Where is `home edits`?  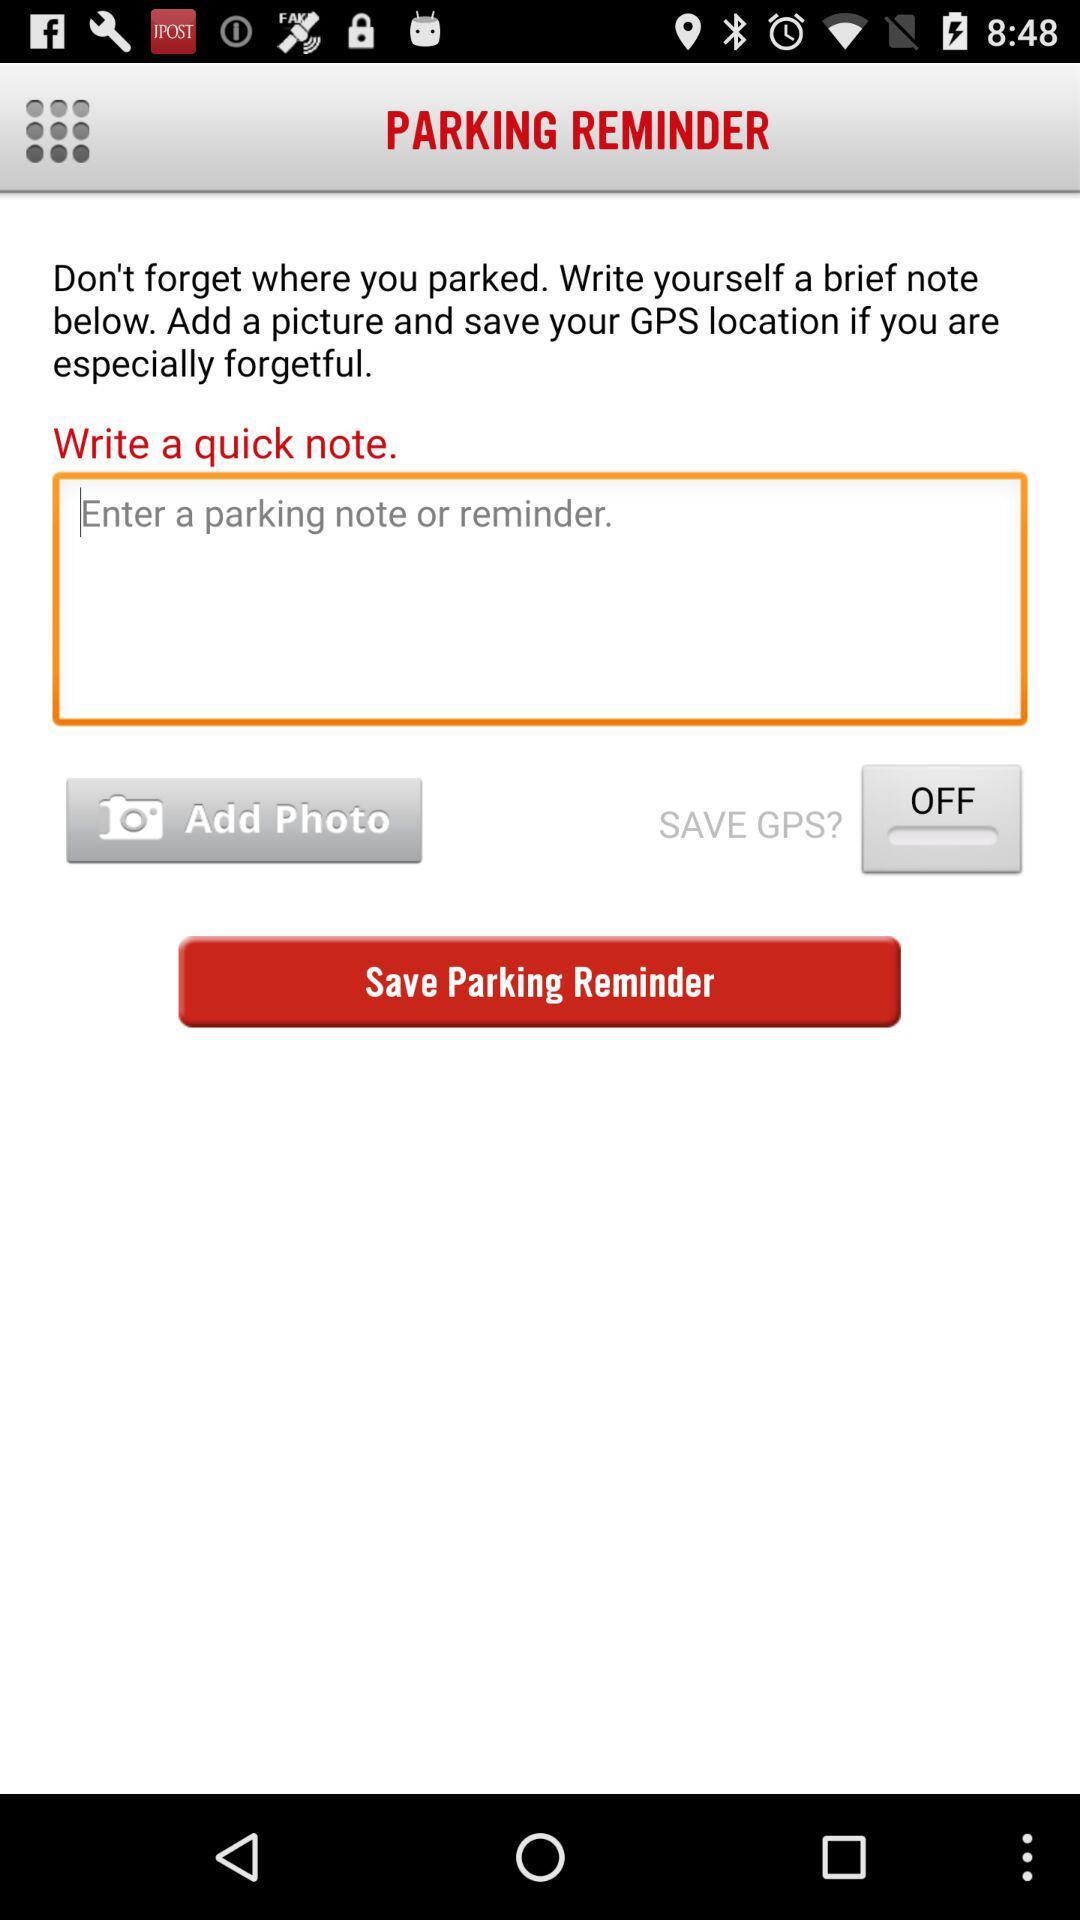 home edits is located at coordinates (56, 130).